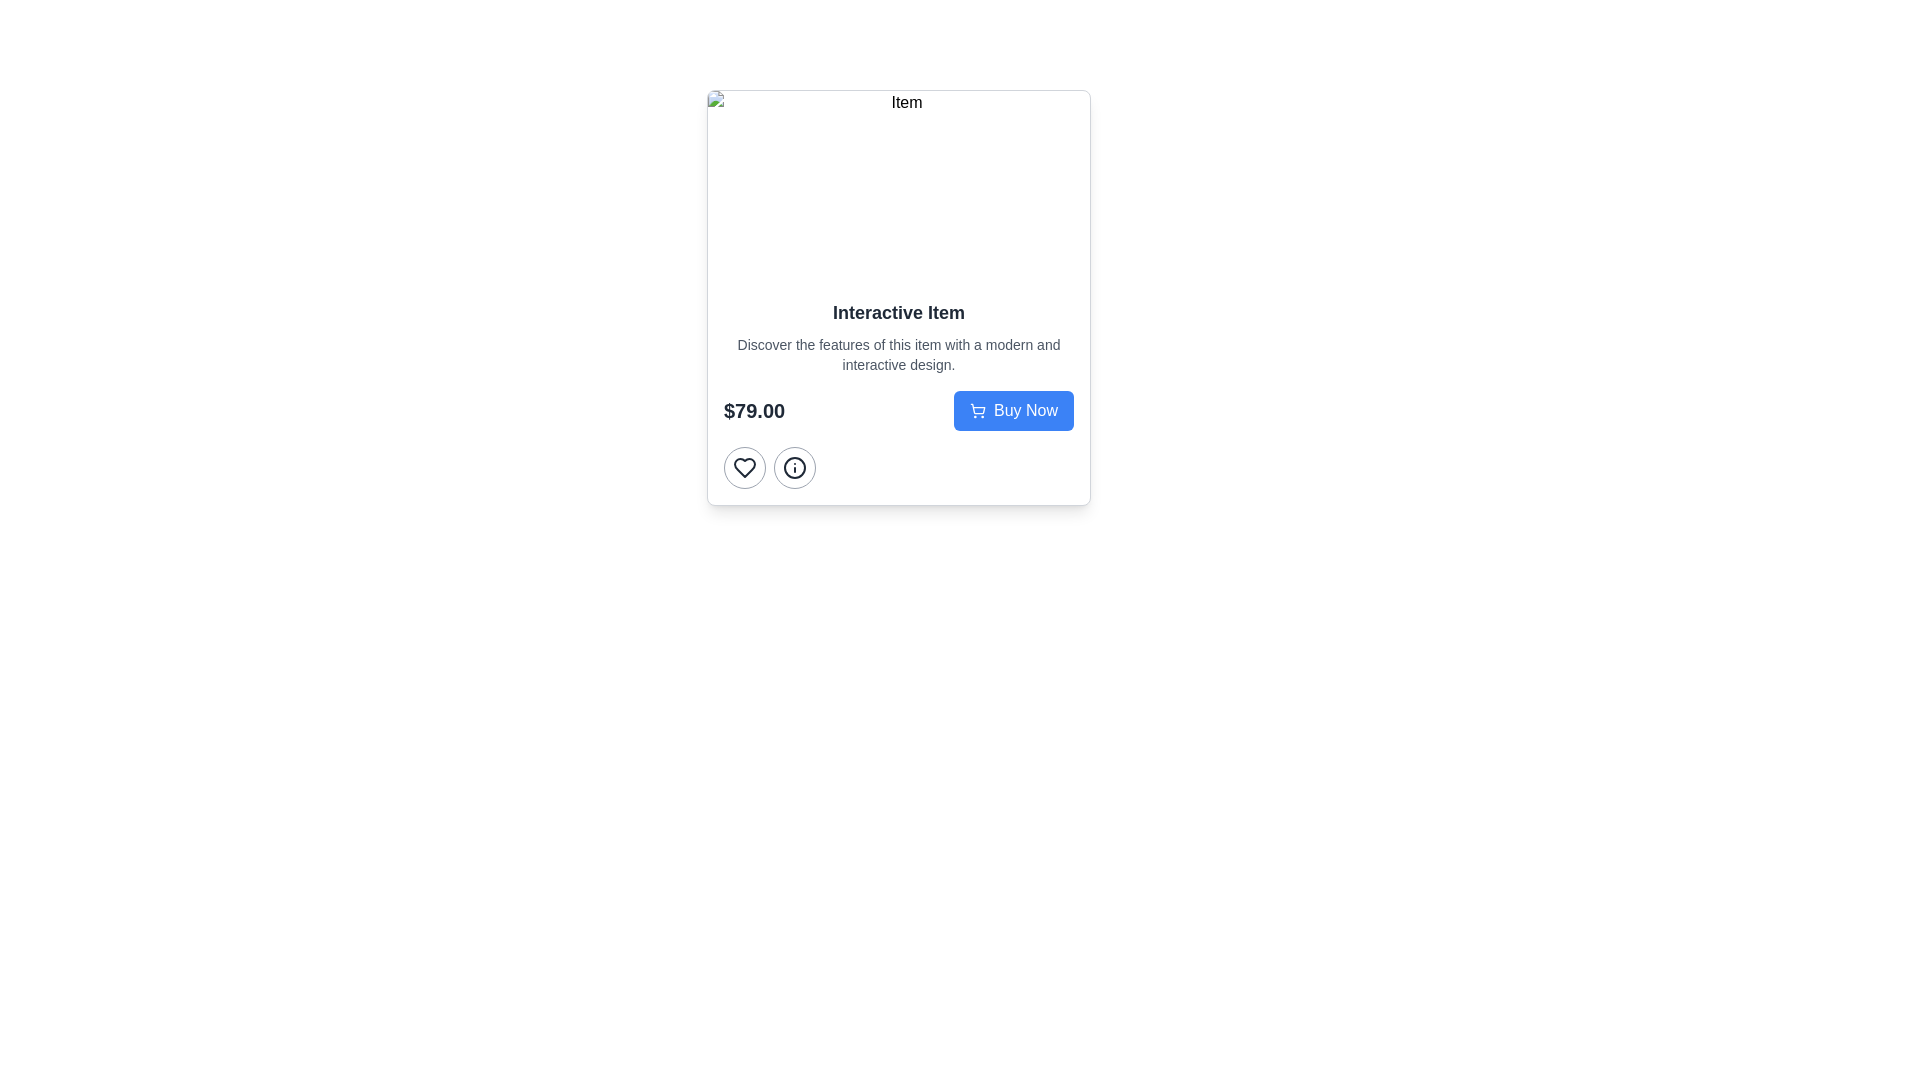 The height and width of the screenshot is (1080, 1920). I want to click on the SVG circle icon element that represents information or a tooltip marker, which is located in the second position of two icons below the main item description and price section, to the right of the heart-shaped icon, so click(794, 467).